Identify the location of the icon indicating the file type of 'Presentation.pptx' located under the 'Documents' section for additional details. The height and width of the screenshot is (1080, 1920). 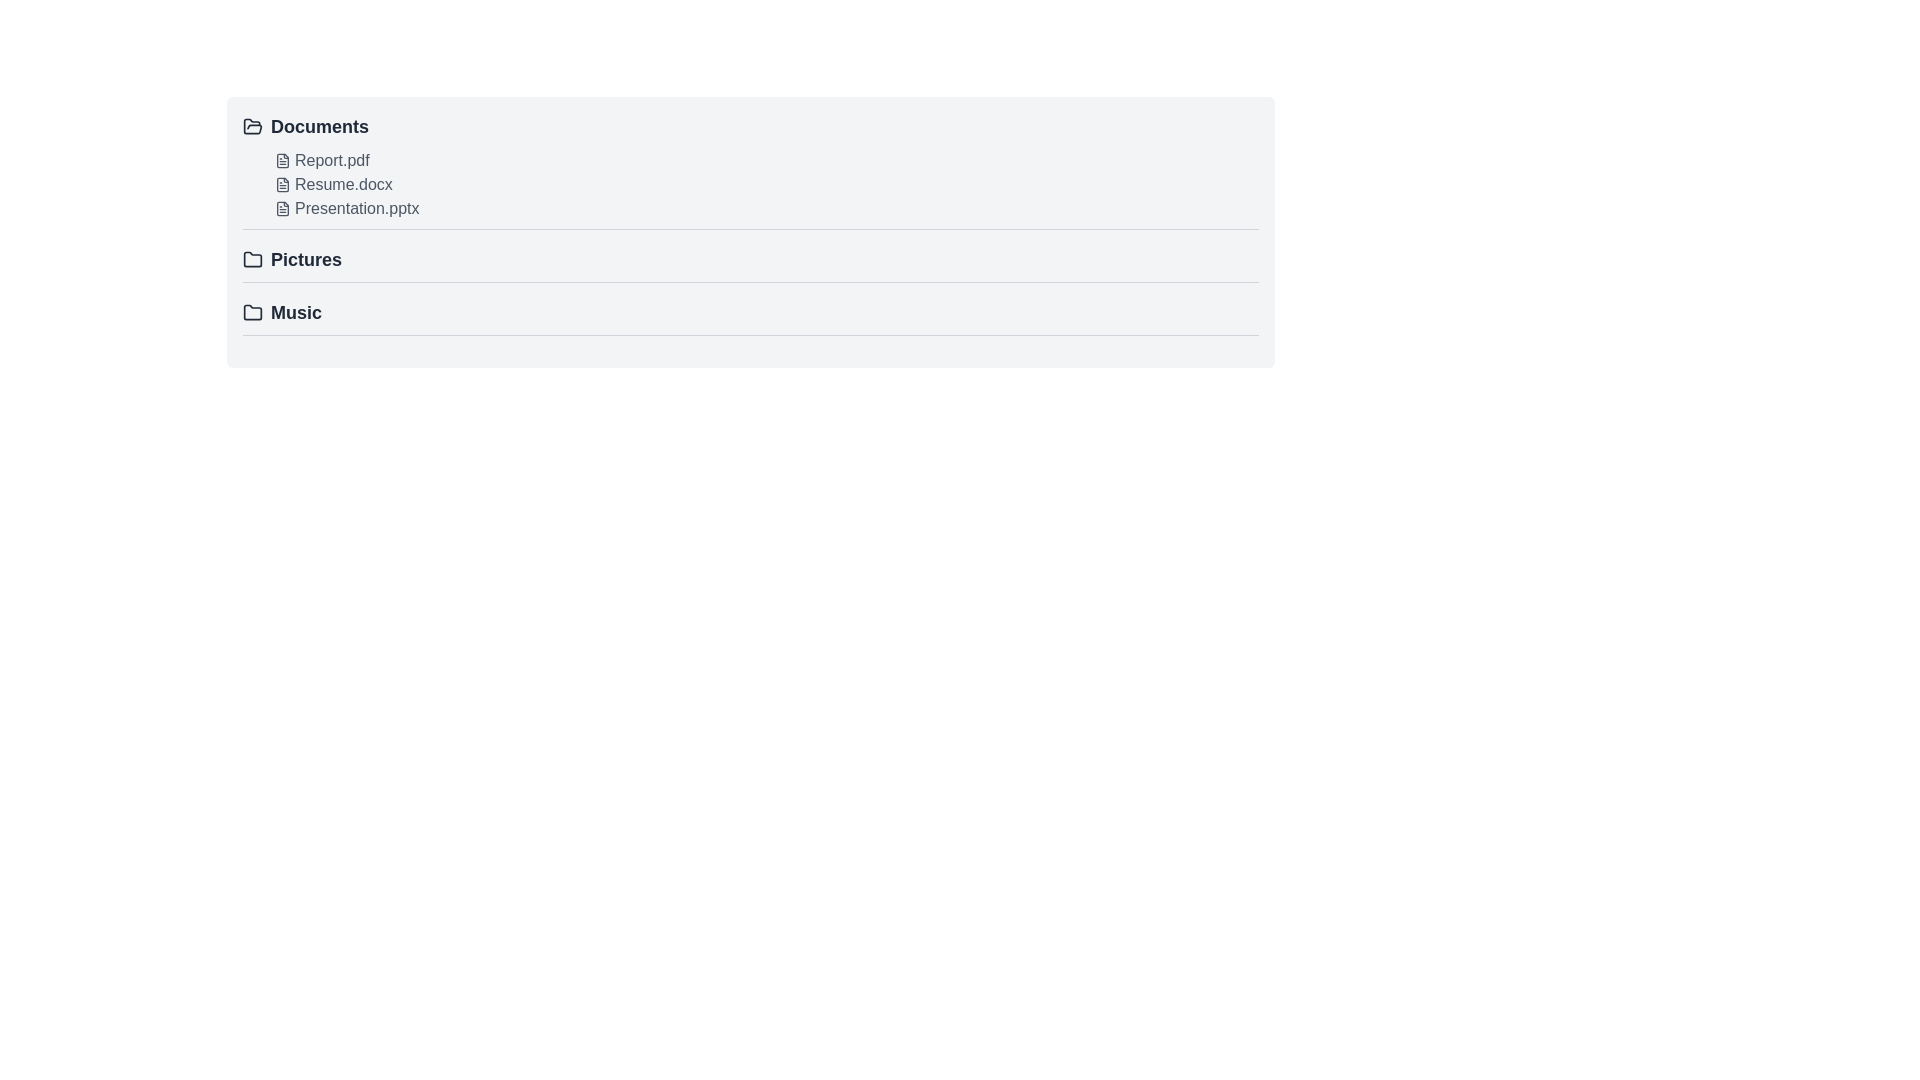
(282, 208).